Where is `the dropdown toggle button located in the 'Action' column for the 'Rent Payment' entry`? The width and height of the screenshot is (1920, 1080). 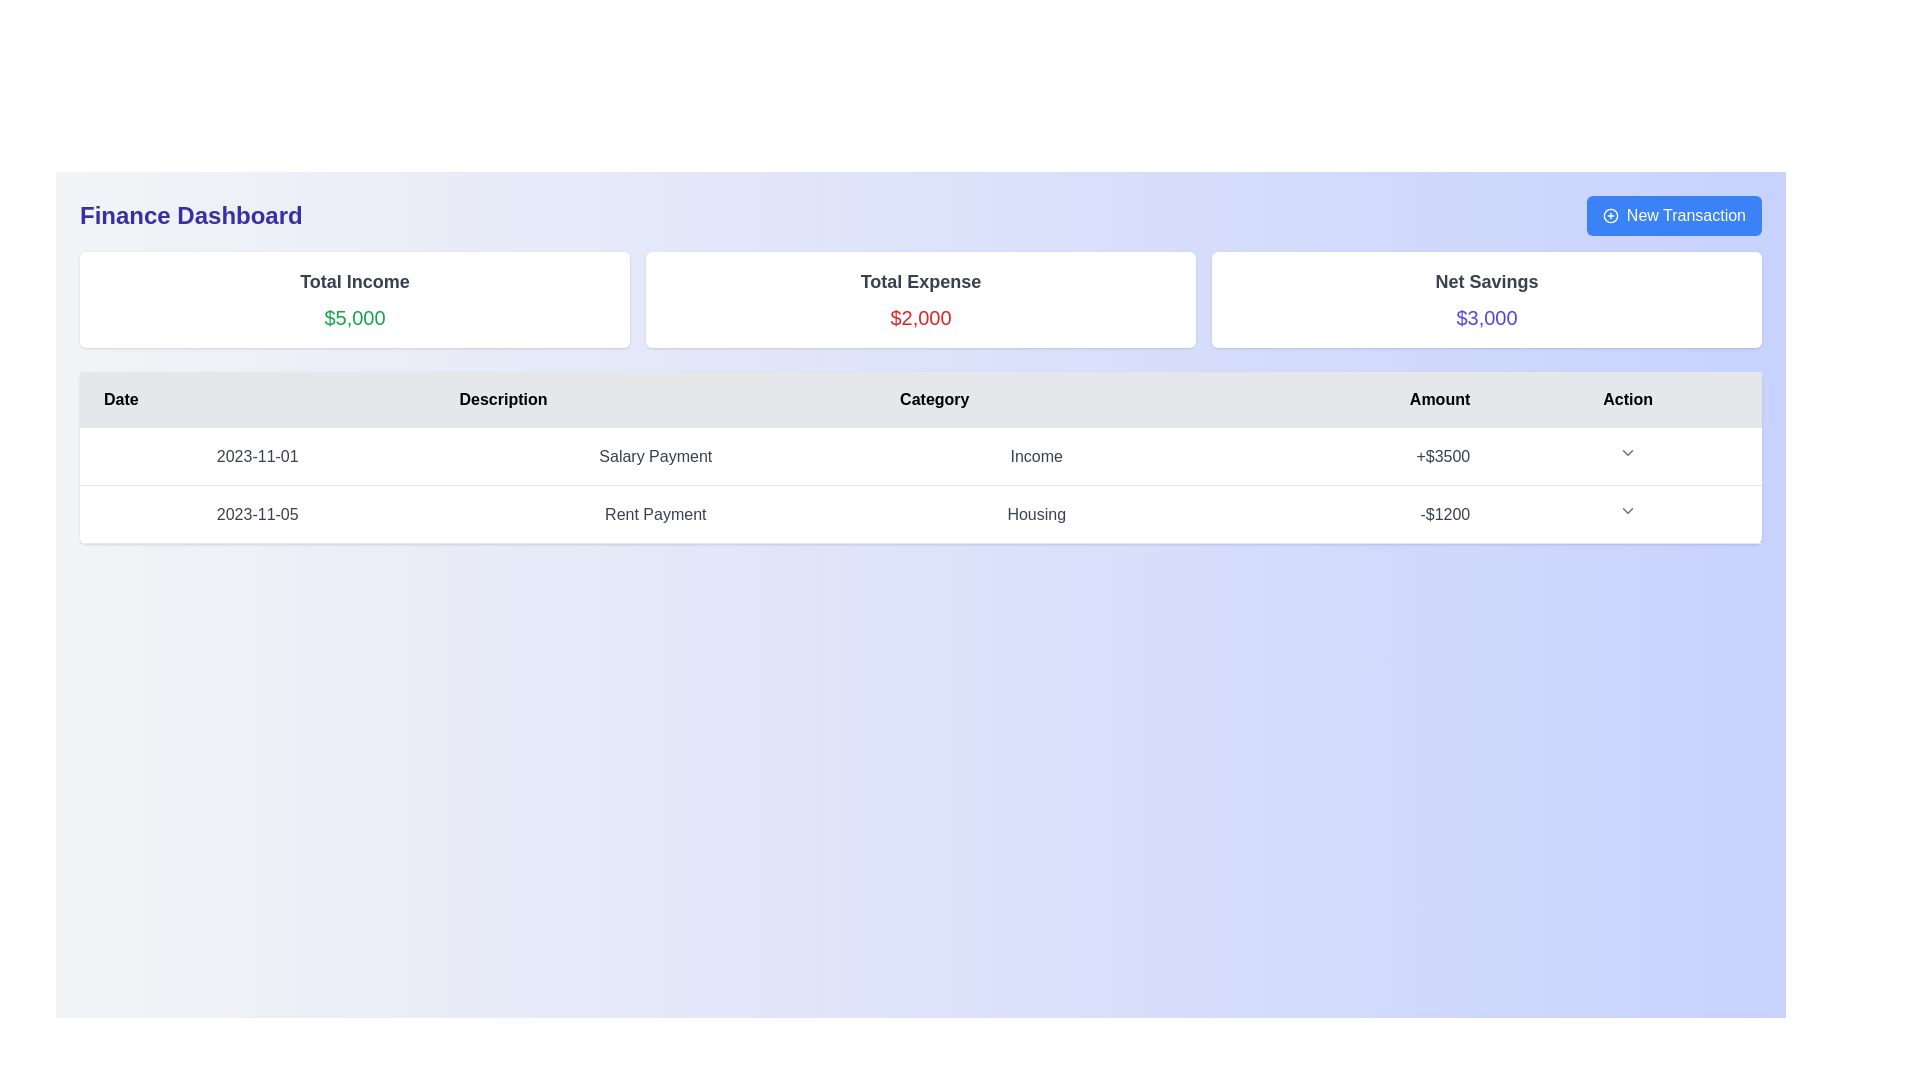
the dropdown toggle button located in the 'Action' column for the 'Rent Payment' entry is located at coordinates (1628, 513).